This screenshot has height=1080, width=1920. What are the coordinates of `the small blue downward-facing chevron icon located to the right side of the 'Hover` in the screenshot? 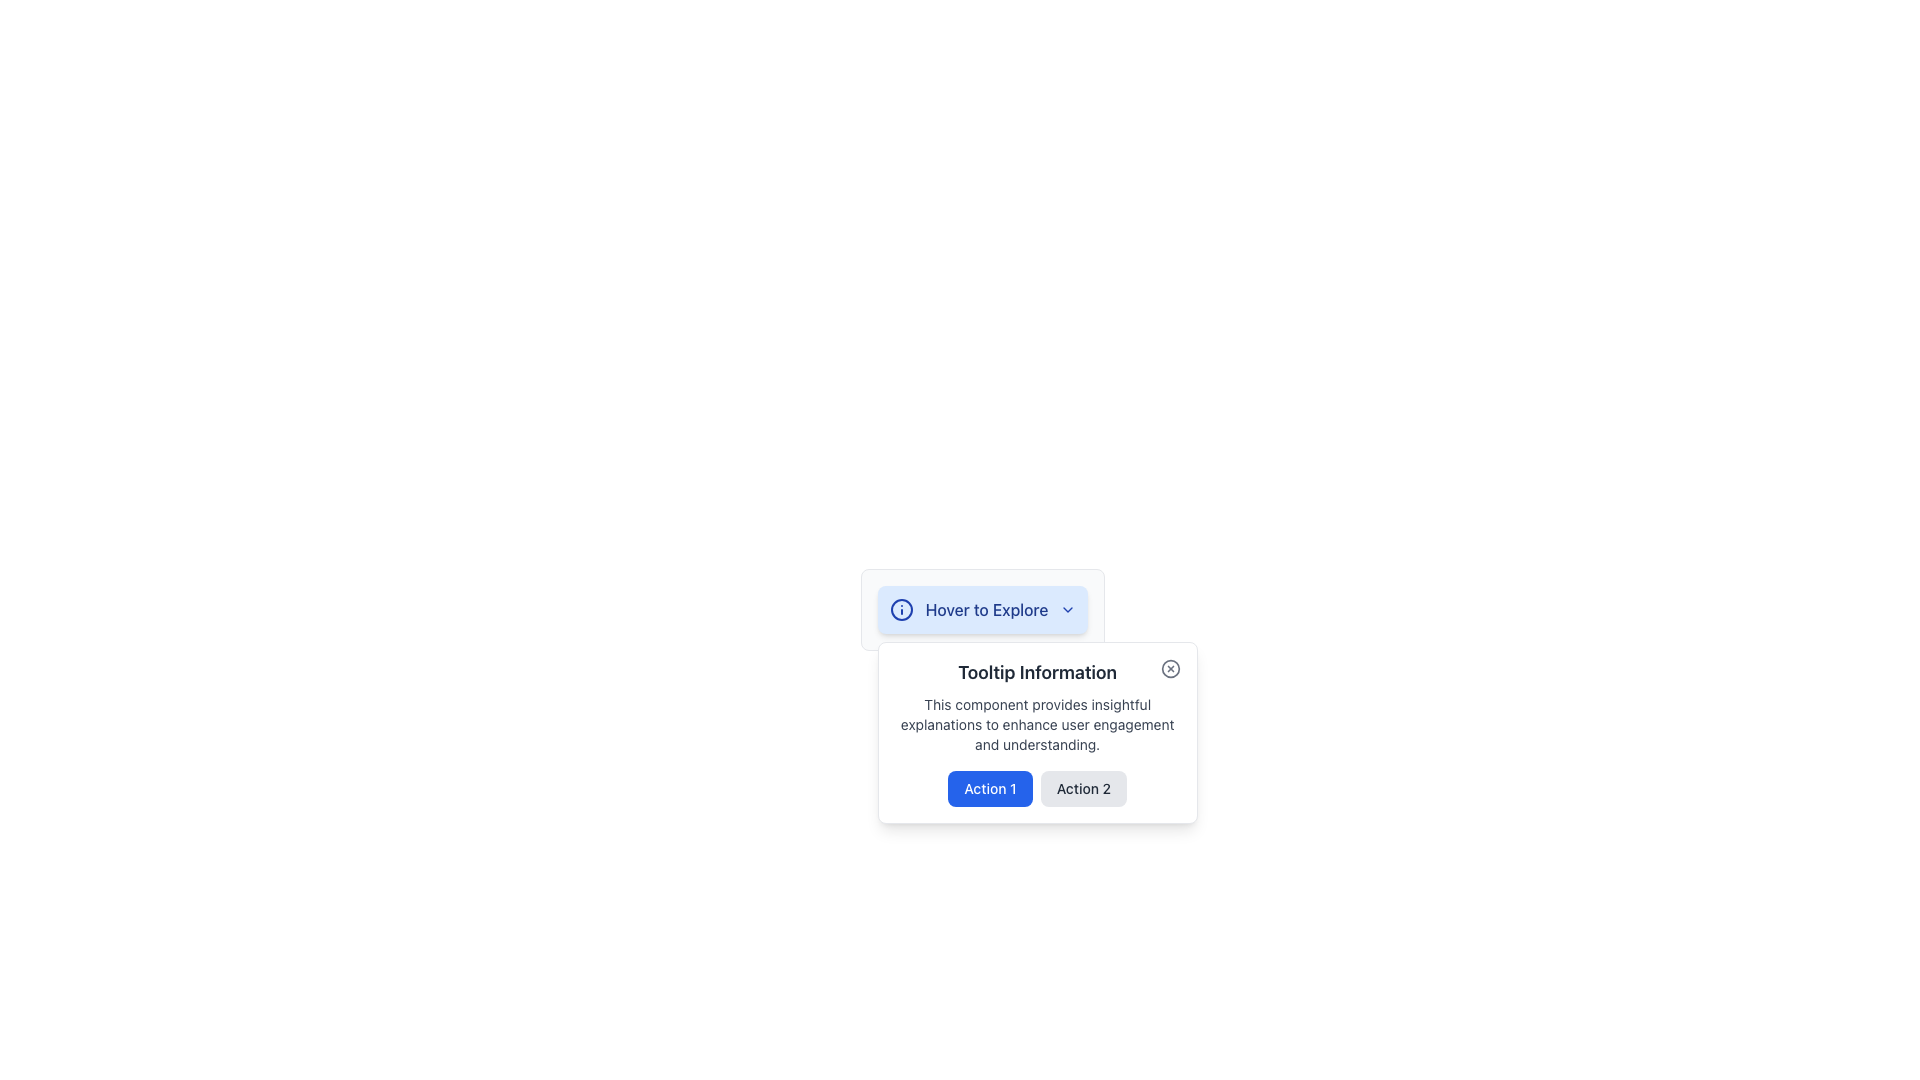 It's located at (1067, 608).